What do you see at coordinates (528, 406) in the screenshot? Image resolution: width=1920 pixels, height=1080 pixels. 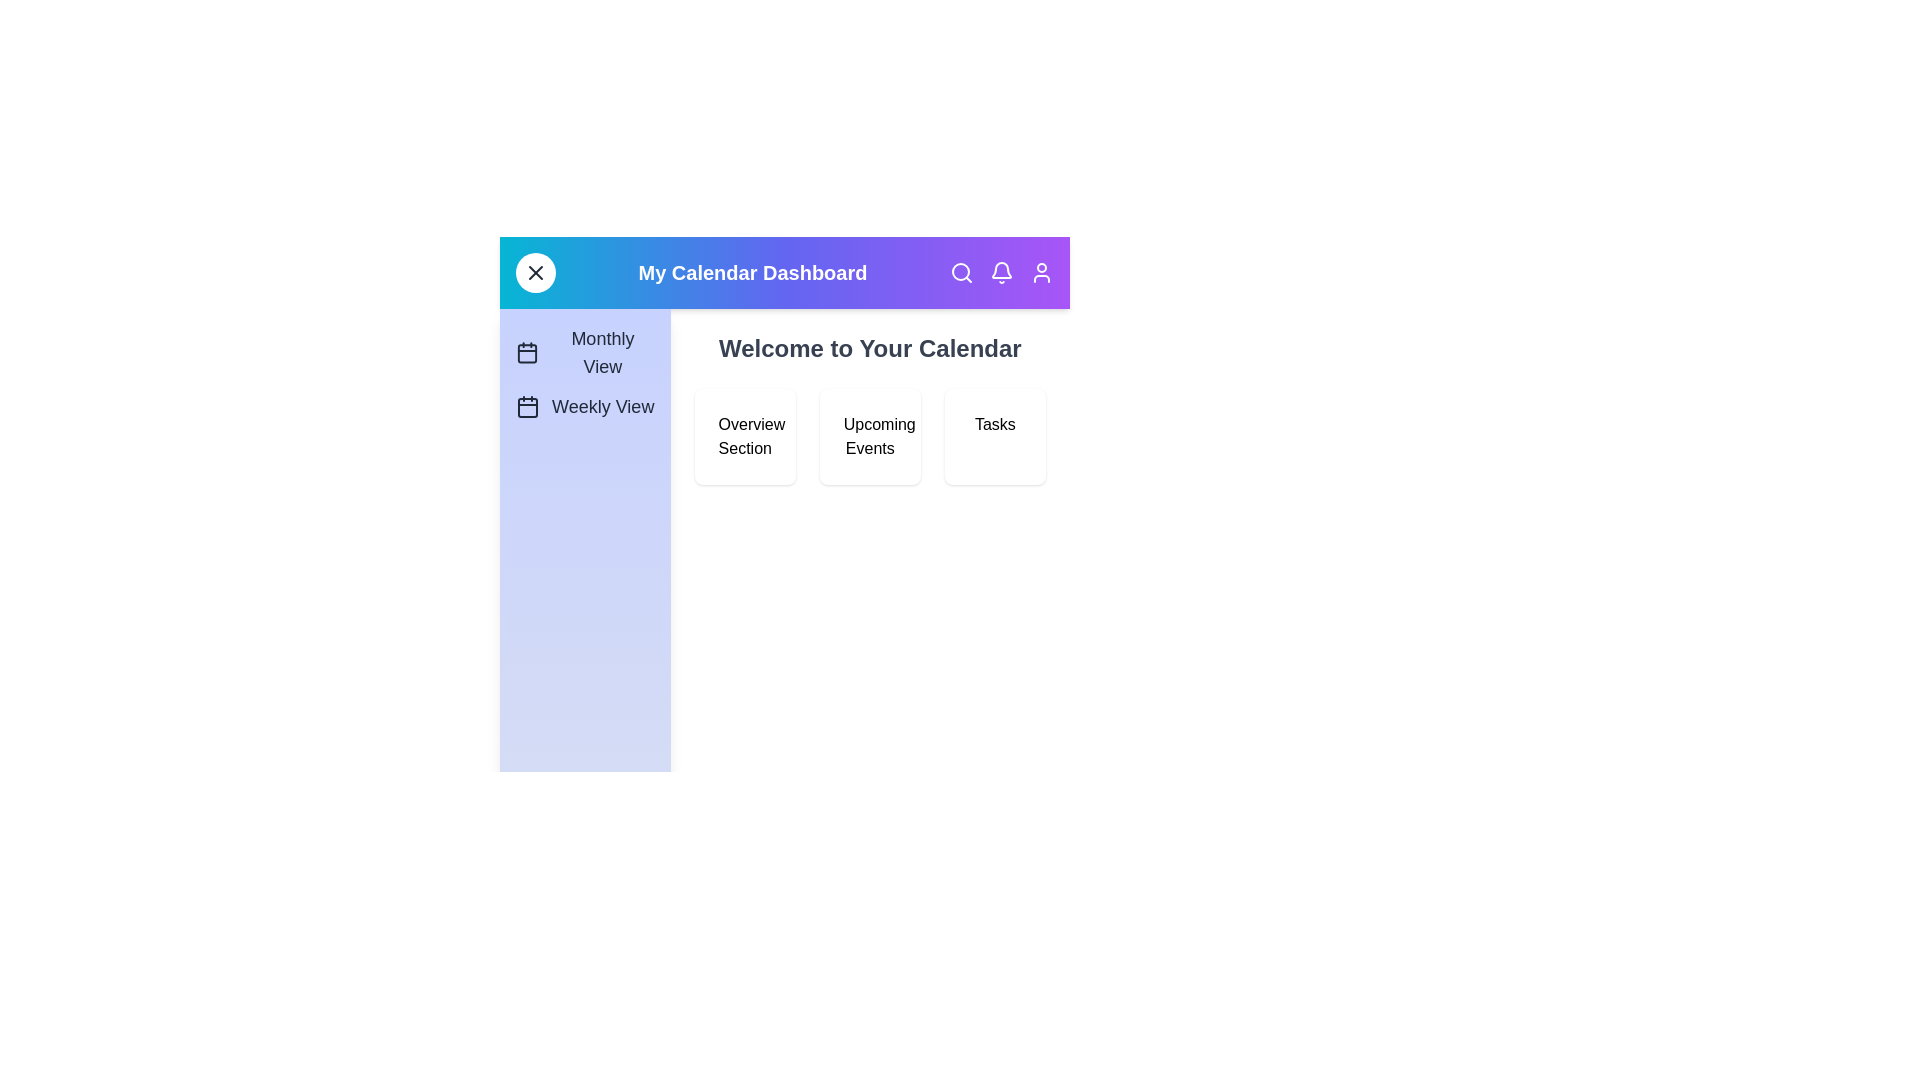 I see `the calendar icon representing the 'Weekly View' navigation link, which is a square icon with rounded corners and a minimalistic design` at bounding box center [528, 406].